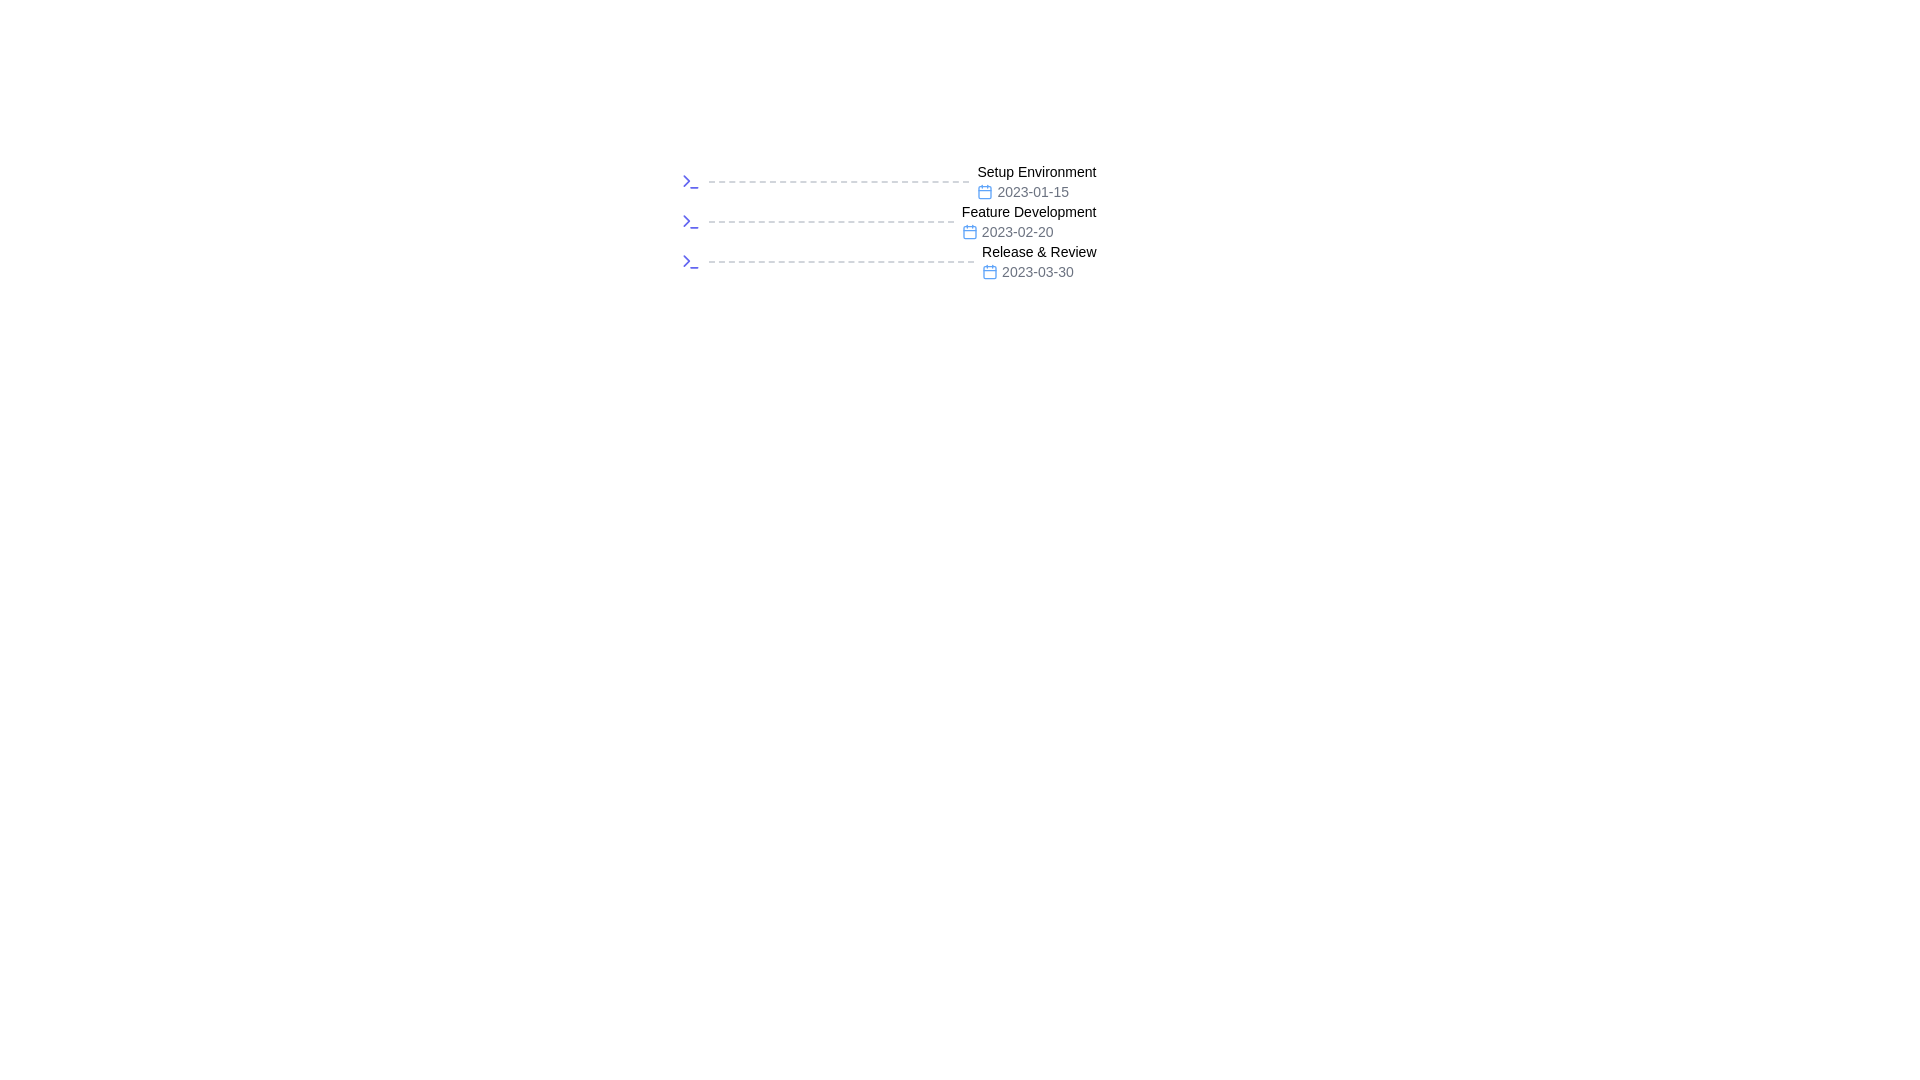 The width and height of the screenshot is (1920, 1080). I want to click on the calendar icon associated with the date '2023-02-20' in the 'Feature Development' section of the timeline, so click(969, 231).